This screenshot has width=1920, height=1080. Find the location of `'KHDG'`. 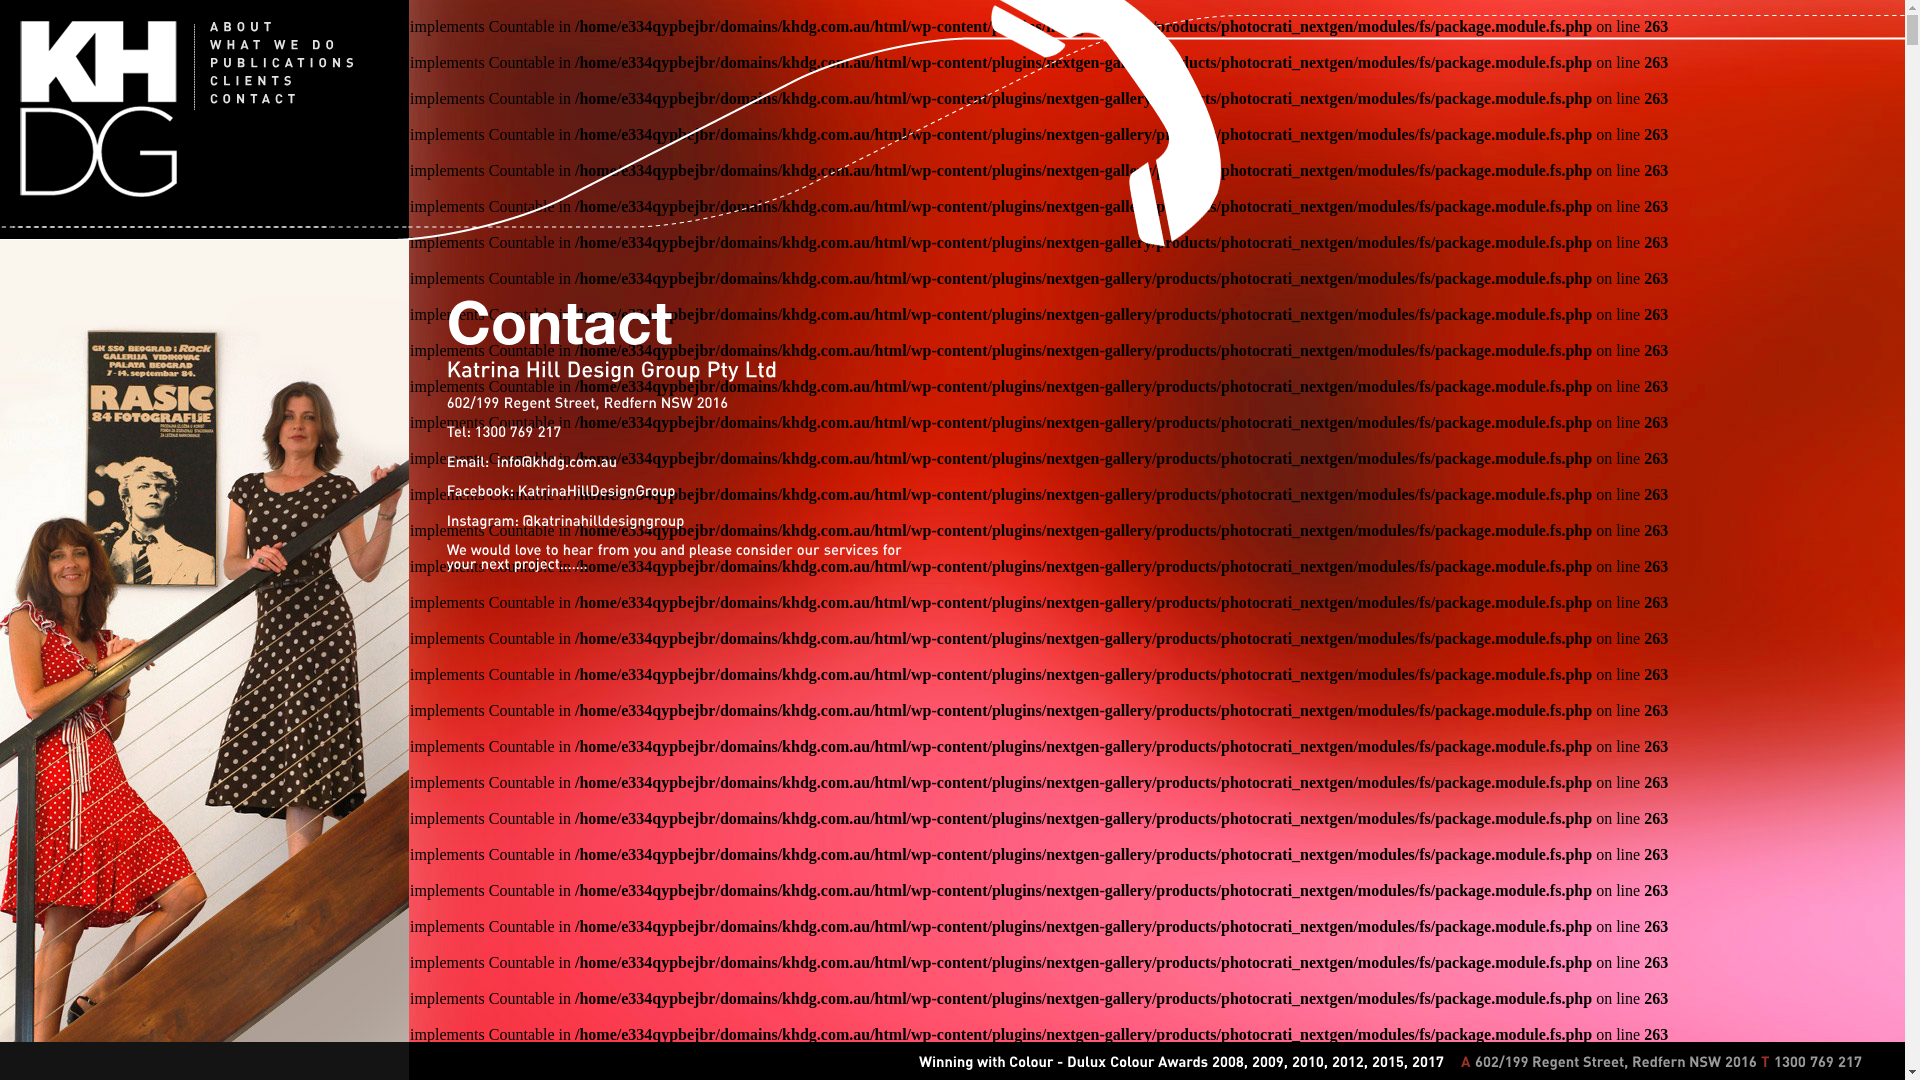

'KHDG' is located at coordinates (19, 108).